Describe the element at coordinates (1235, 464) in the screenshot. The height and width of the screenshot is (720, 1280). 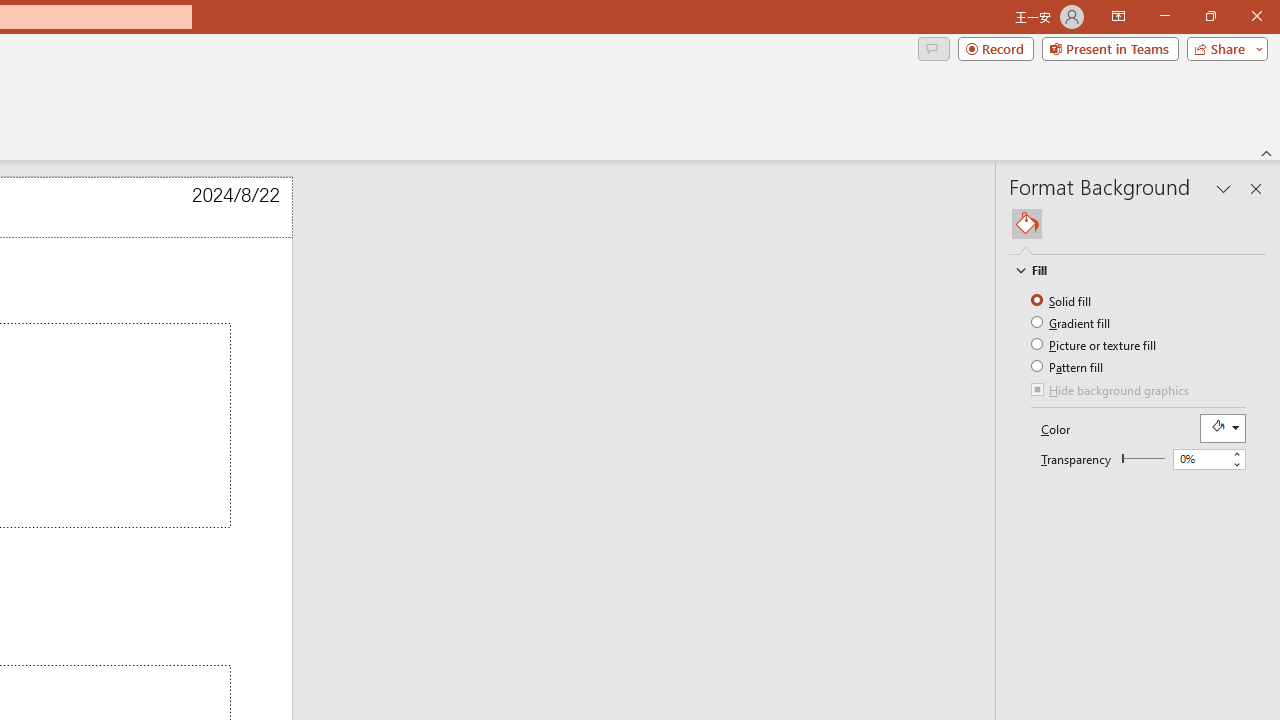
I see `'Less'` at that location.